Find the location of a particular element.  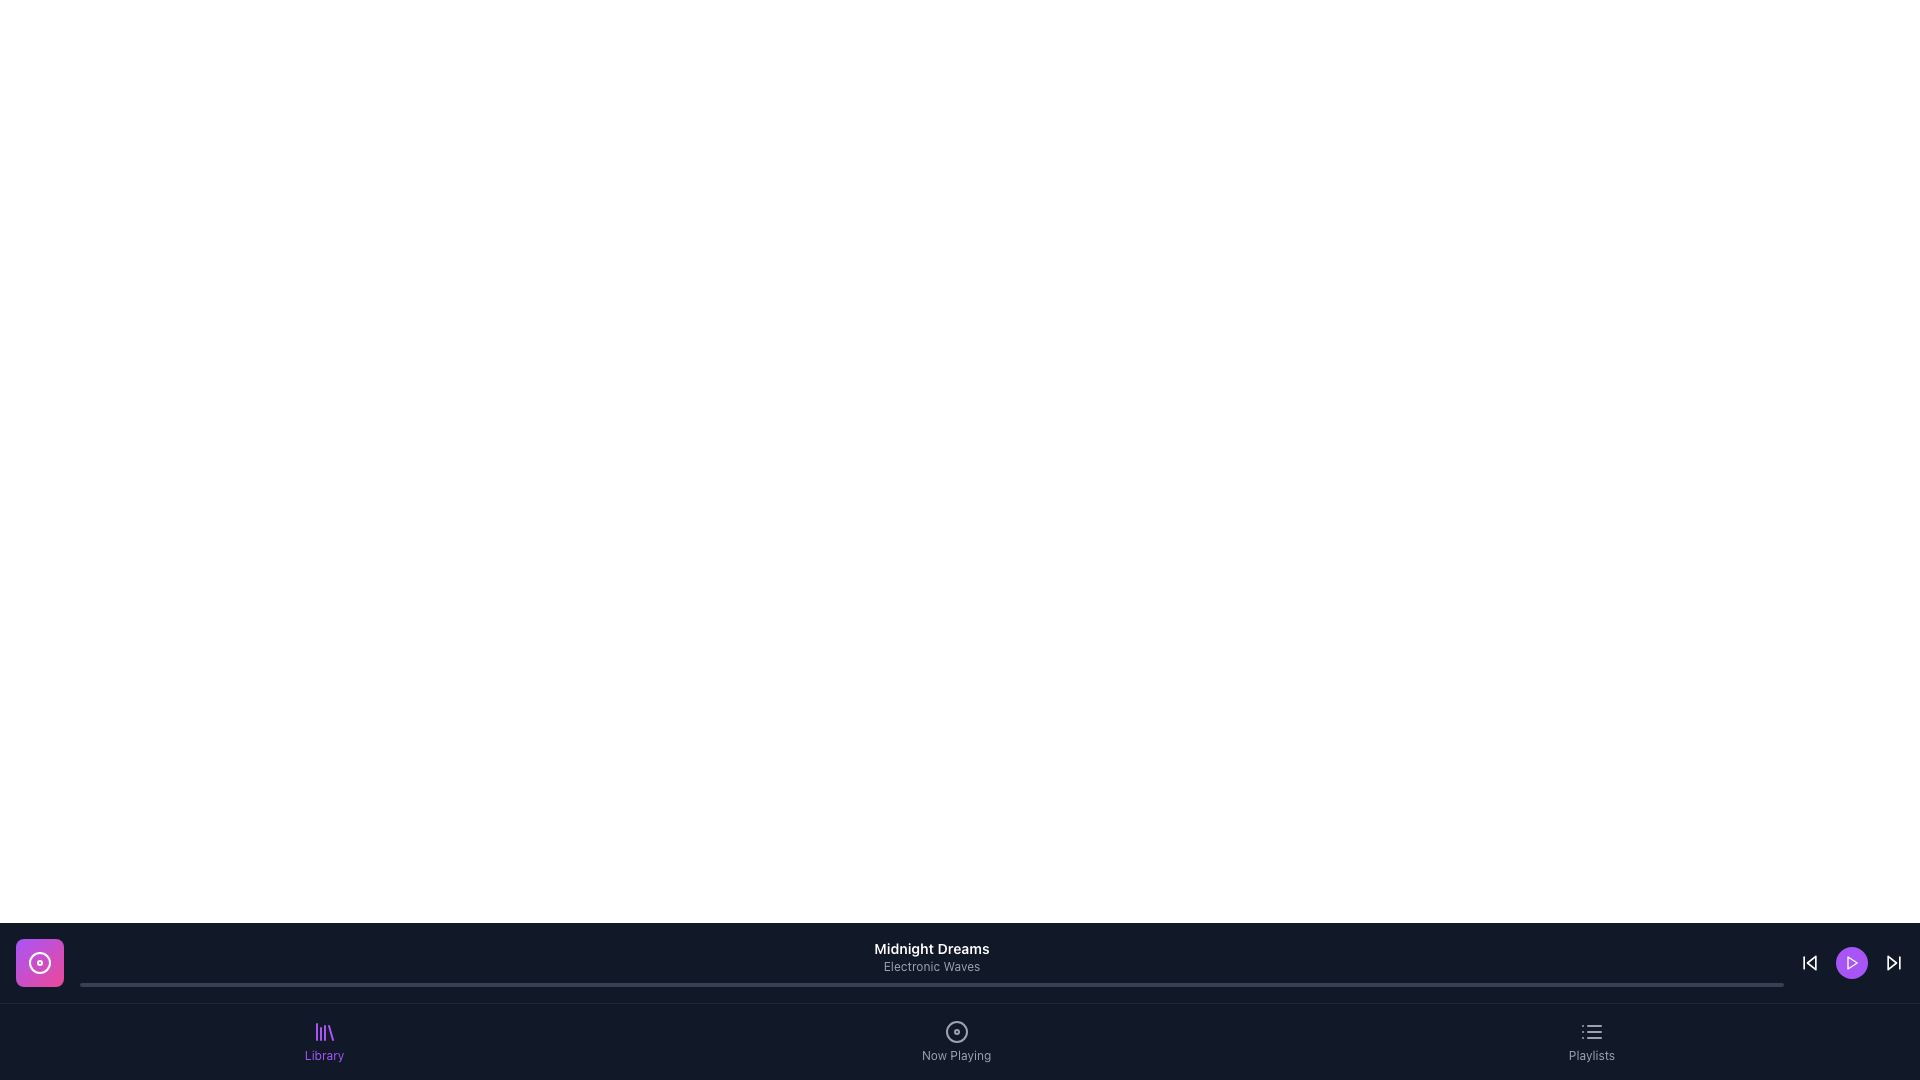

the 'Library' navigation button, which is the leftmost item in the bottom navigation bar is located at coordinates (324, 1040).